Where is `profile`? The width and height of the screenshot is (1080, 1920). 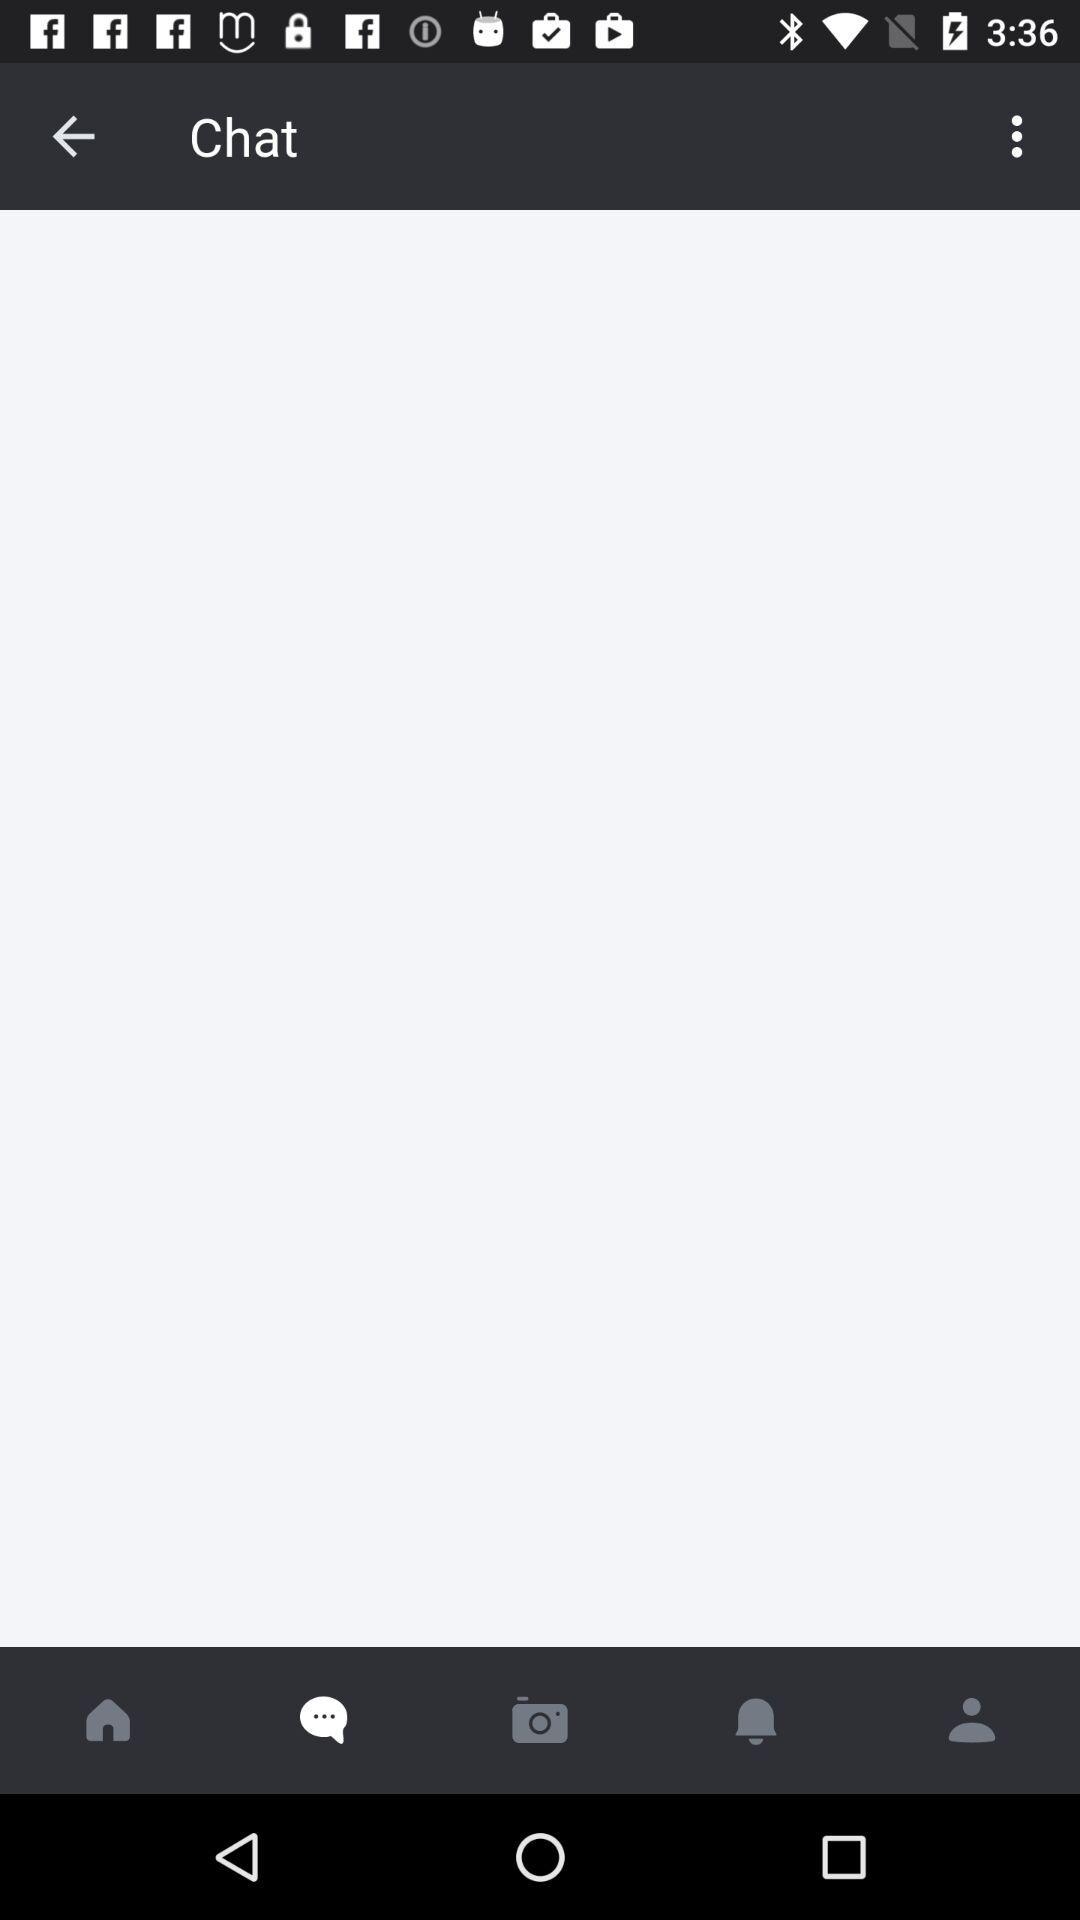
profile is located at coordinates (971, 1719).